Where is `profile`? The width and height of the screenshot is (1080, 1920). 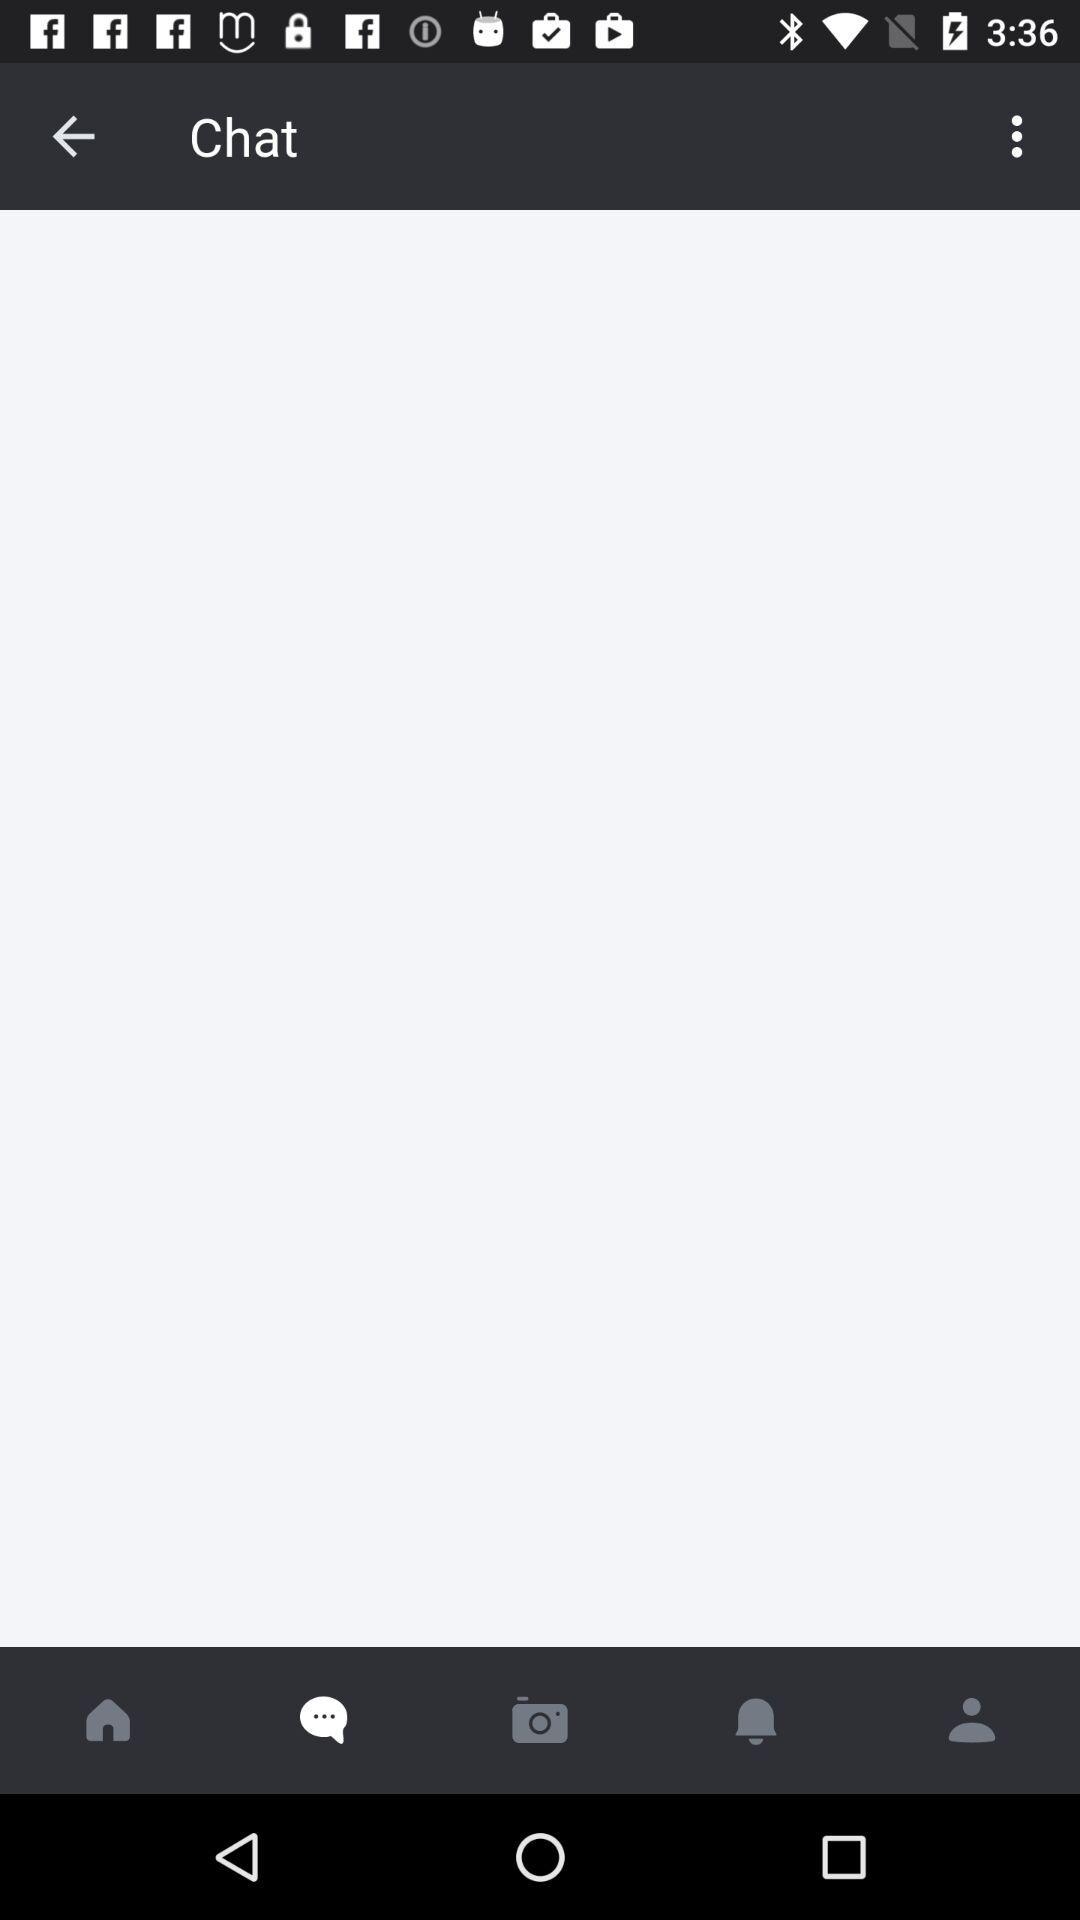
profile is located at coordinates (971, 1719).